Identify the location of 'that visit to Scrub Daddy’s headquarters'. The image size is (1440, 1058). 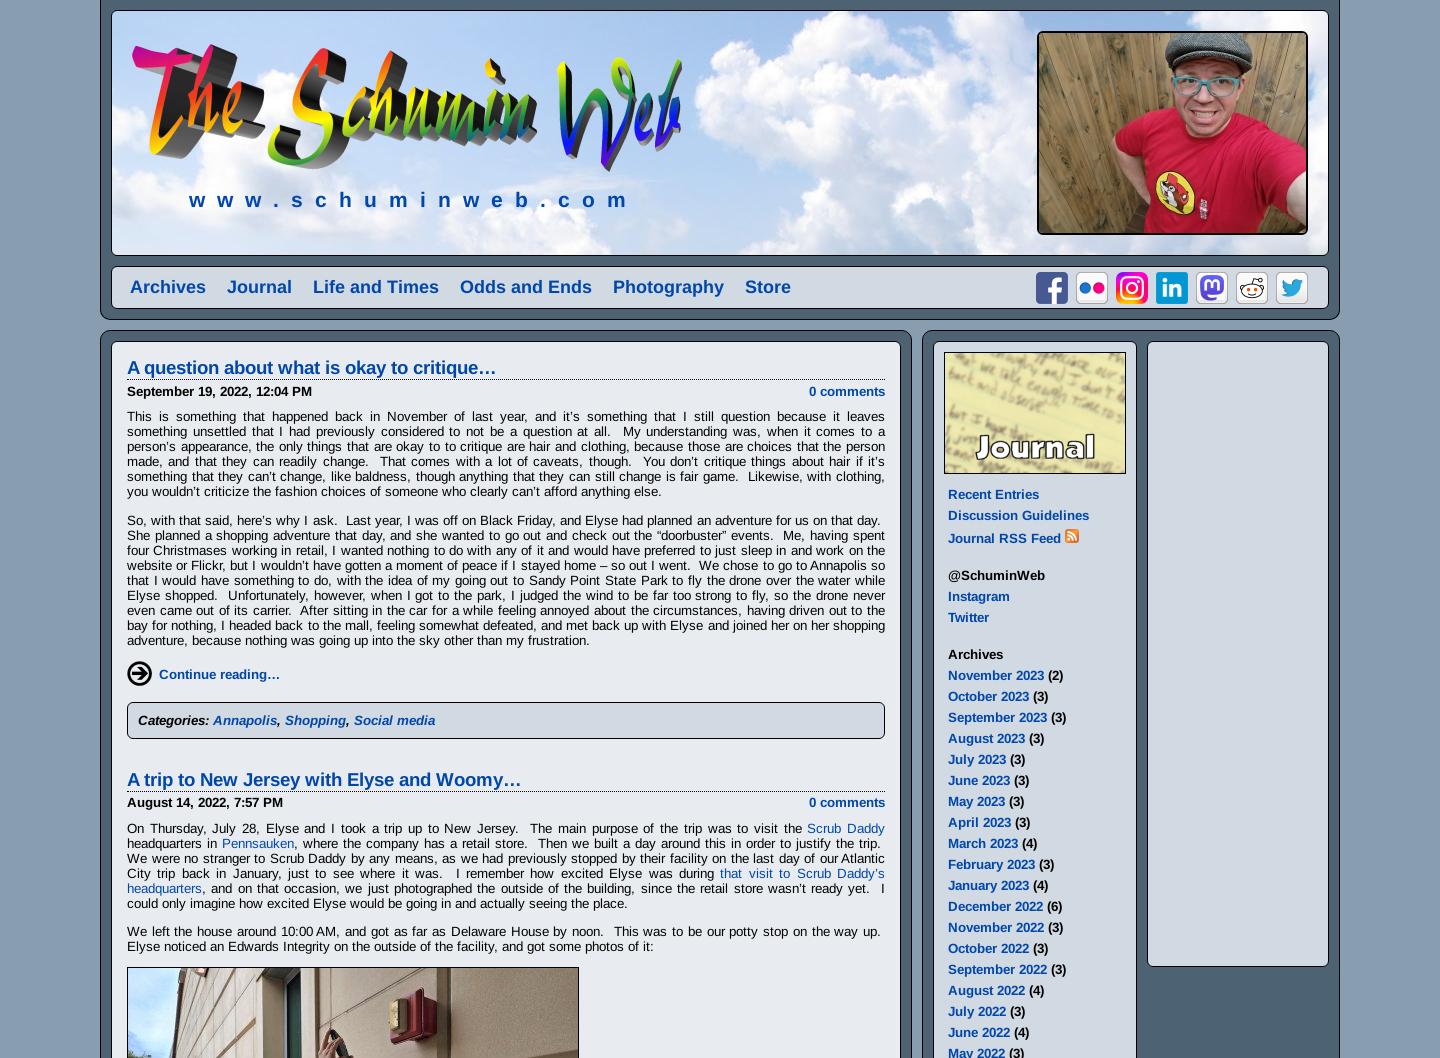
(505, 879).